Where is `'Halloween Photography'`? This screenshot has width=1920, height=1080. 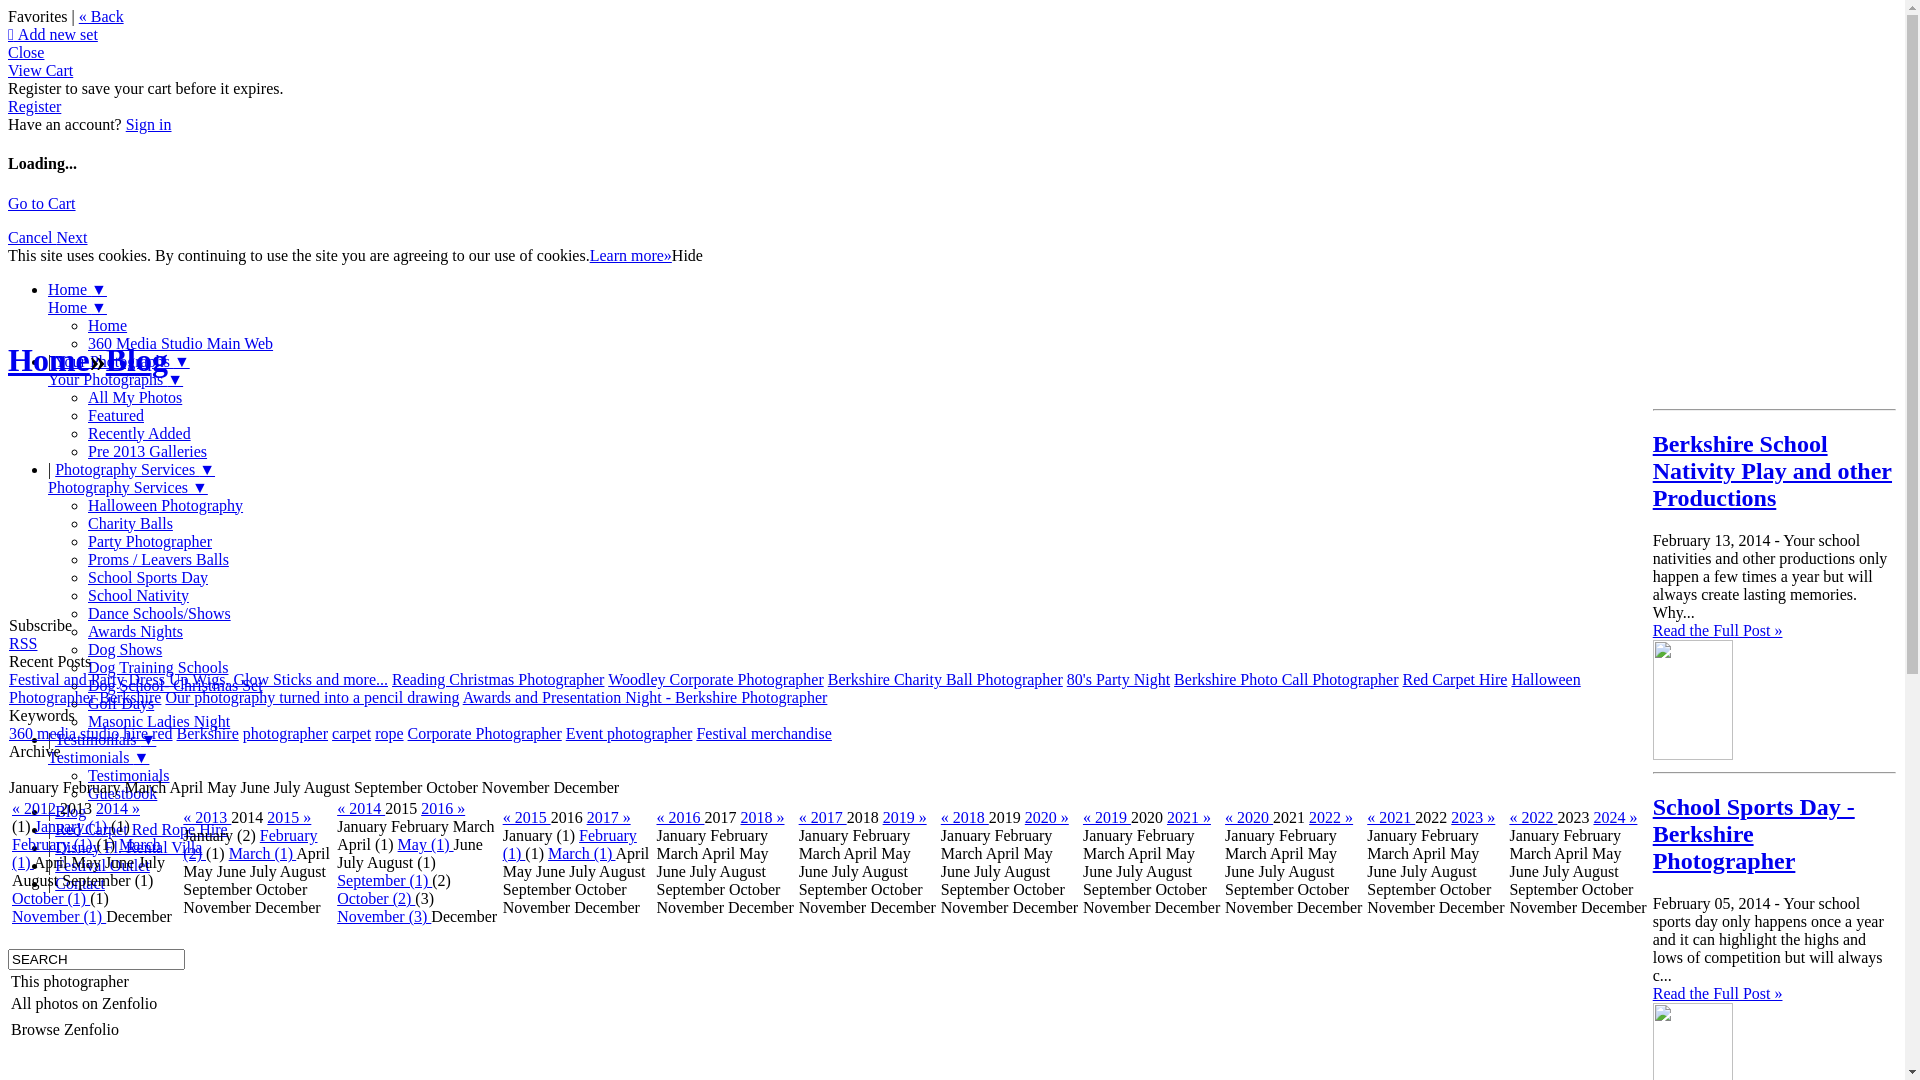 'Halloween Photography' is located at coordinates (165, 504).